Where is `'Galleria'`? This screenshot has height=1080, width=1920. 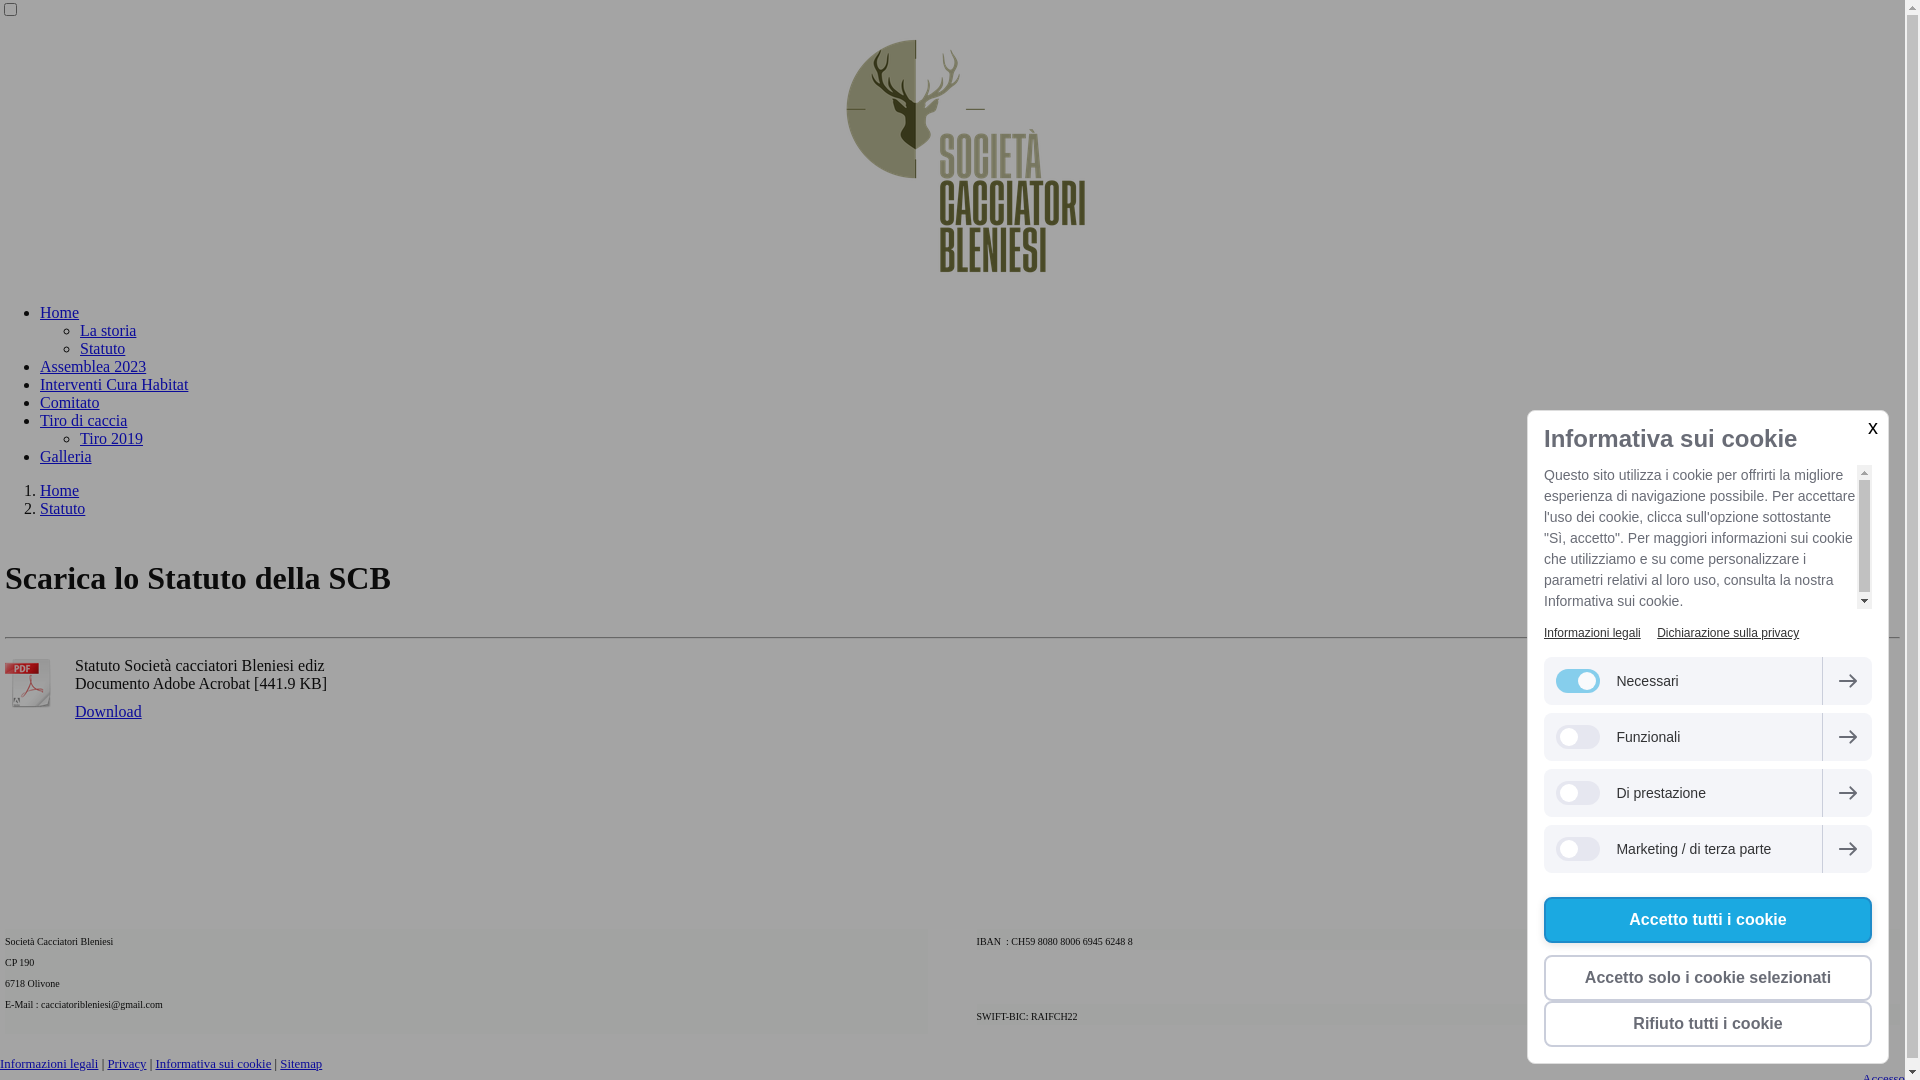 'Galleria' is located at coordinates (66, 456).